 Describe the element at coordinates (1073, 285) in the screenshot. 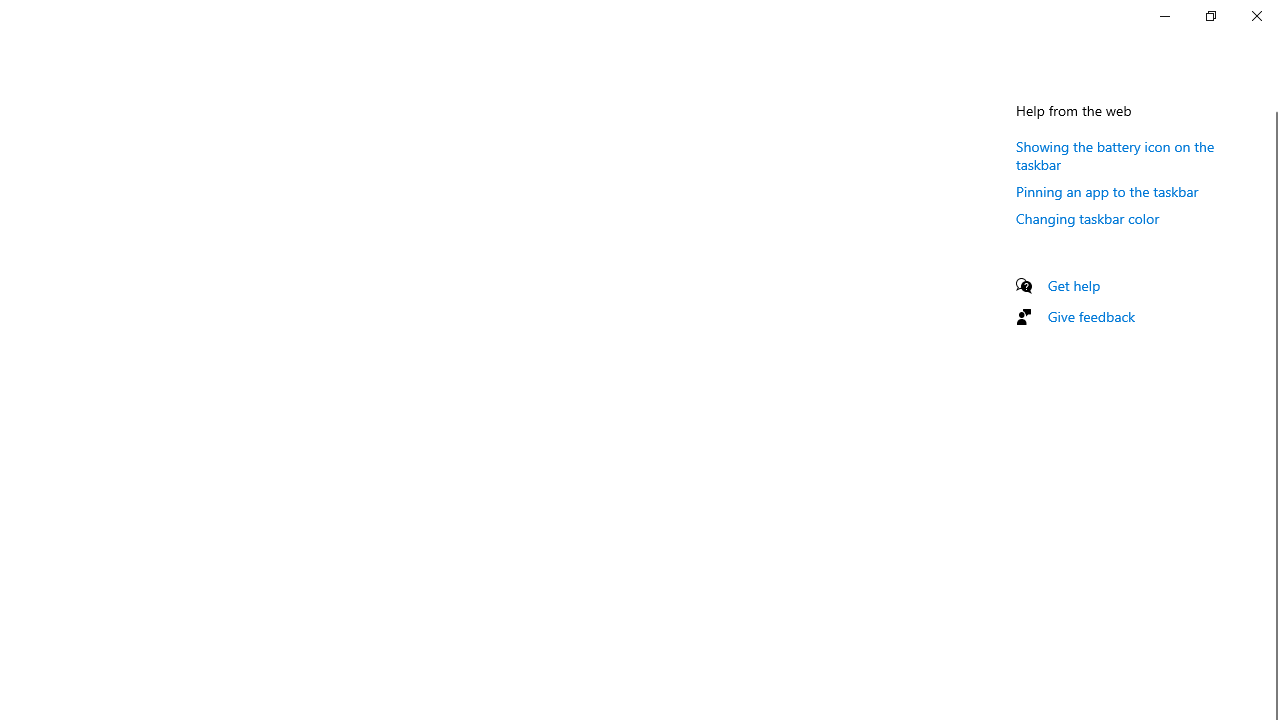

I see `'Get help'` at that location.